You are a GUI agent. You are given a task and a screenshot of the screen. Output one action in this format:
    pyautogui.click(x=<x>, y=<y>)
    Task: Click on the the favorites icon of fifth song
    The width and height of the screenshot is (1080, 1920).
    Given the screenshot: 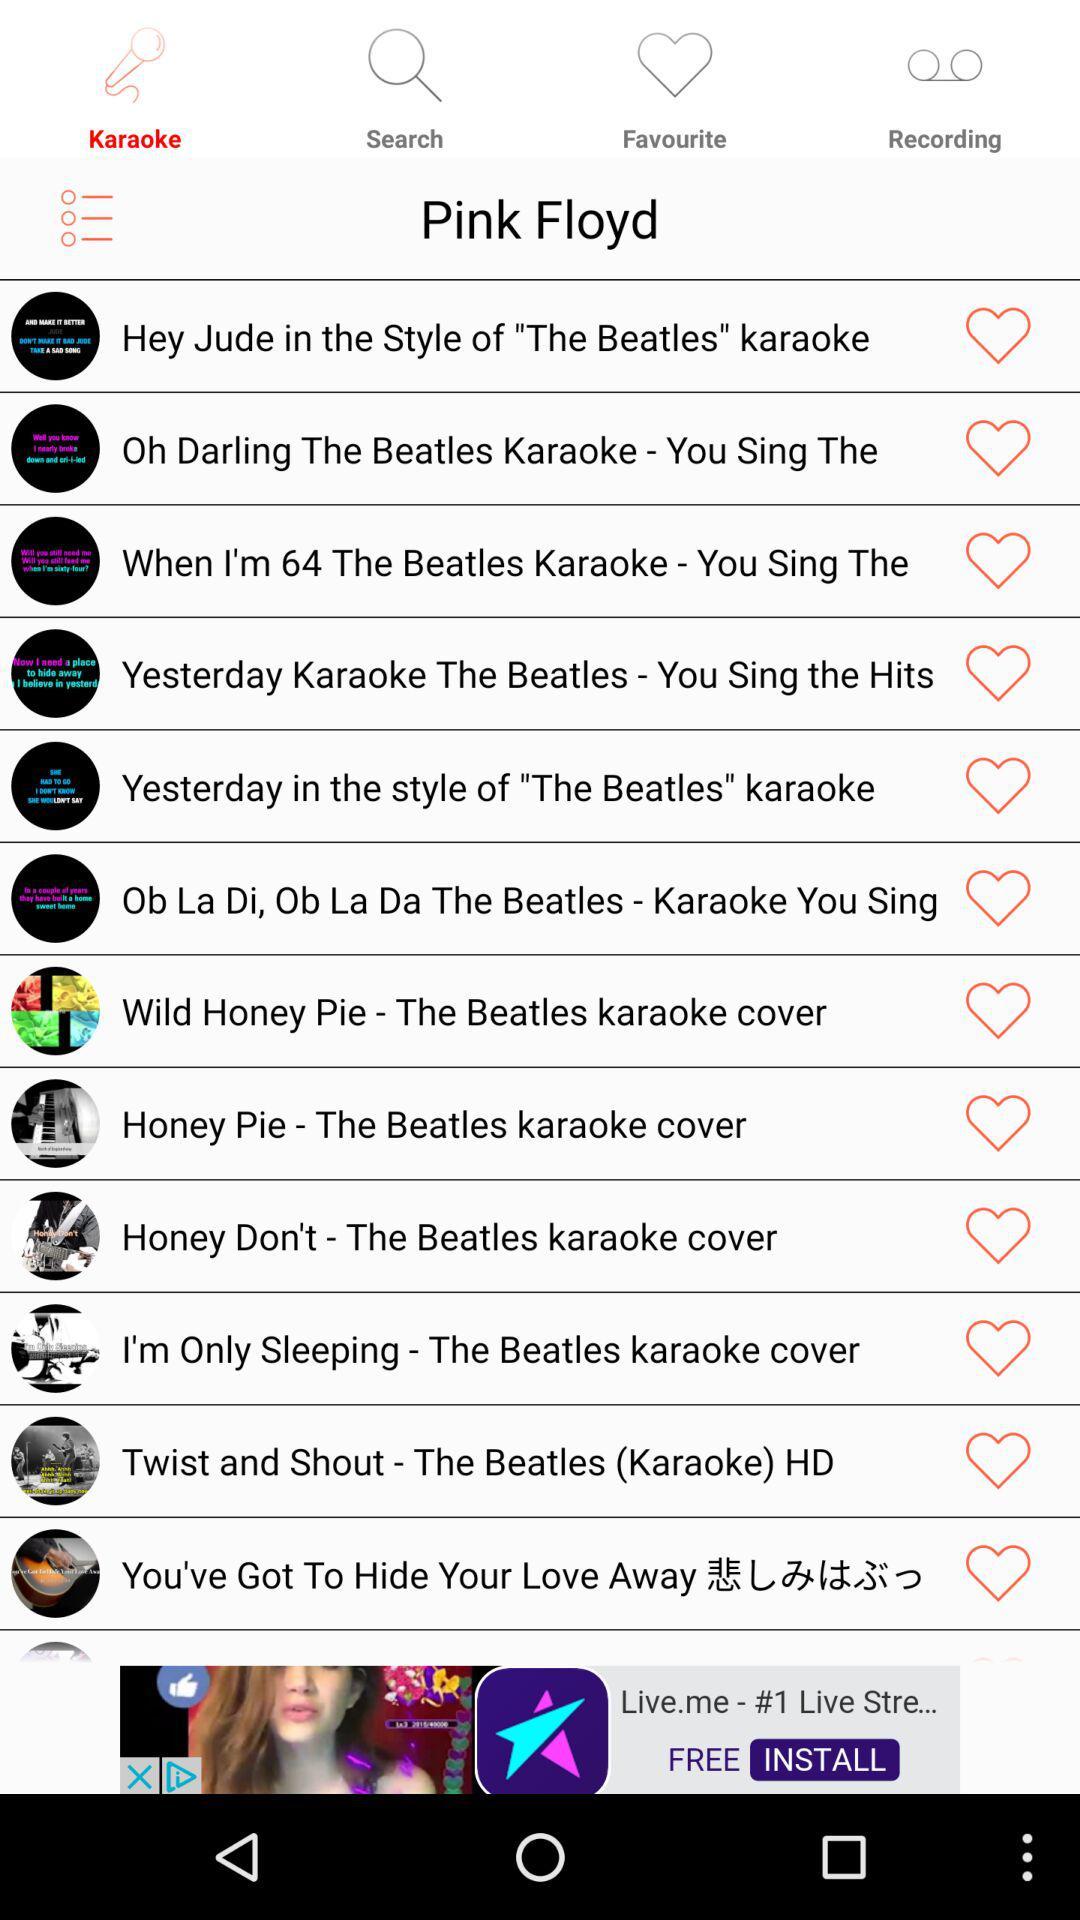 What is the action you would take?
    pyautogui.click(x=998, y=785)
    